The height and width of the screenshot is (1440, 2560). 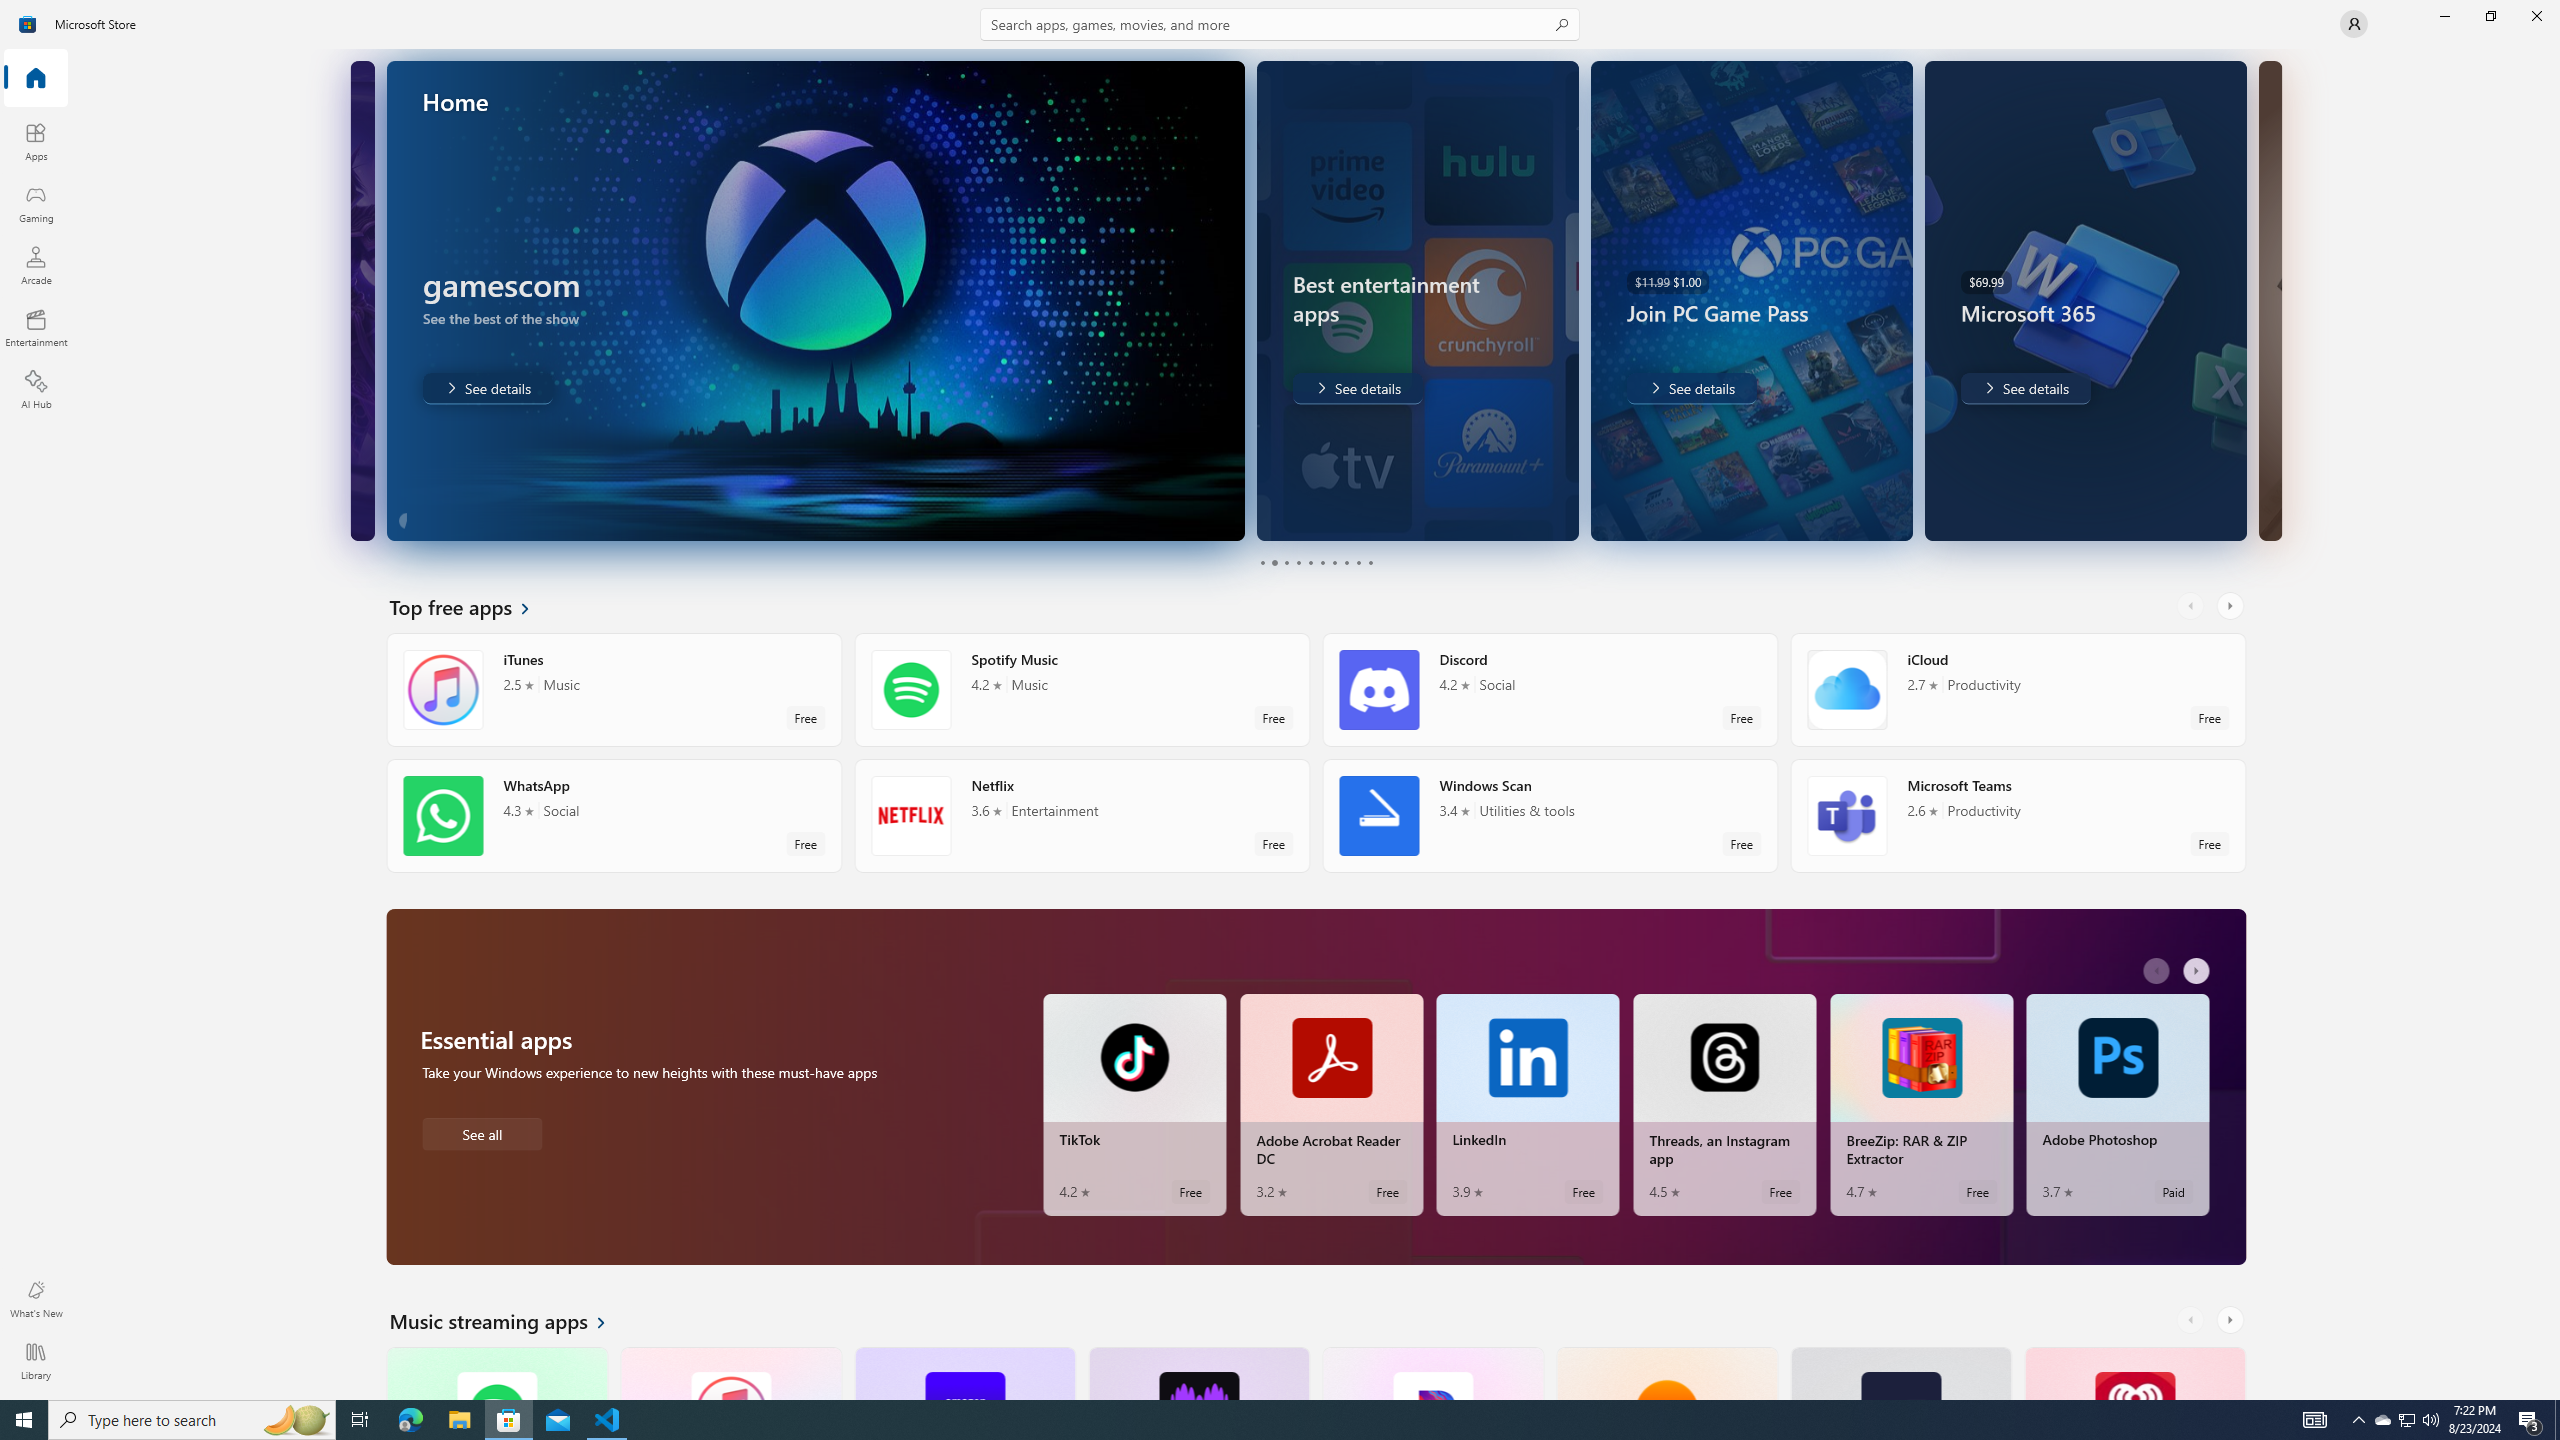 What do you see at coordinates (509, 1320) in the screenshot?
I see `'See all  Music streaming apps'` at bounding box center [509, 1320].